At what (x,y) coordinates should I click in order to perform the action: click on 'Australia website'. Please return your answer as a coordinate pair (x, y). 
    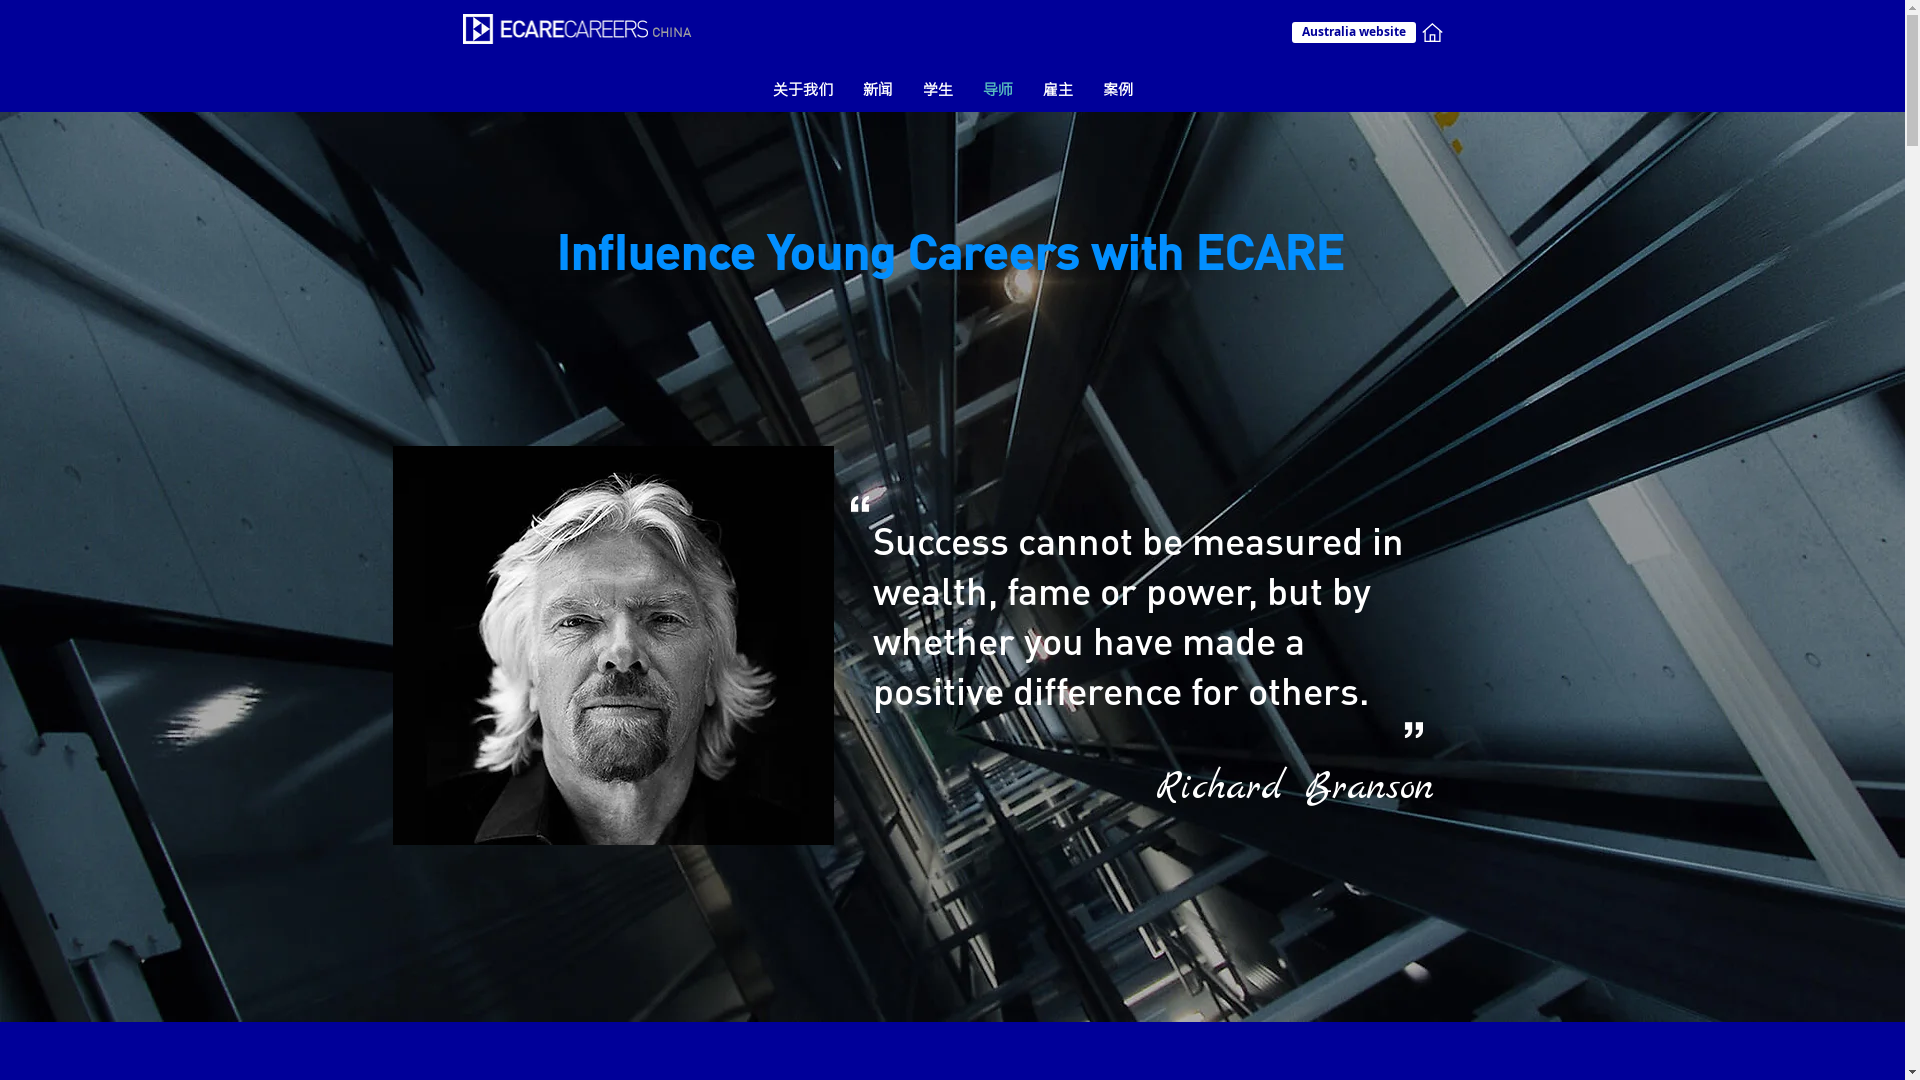
    Looking at the image, I should click on (1353, 32).